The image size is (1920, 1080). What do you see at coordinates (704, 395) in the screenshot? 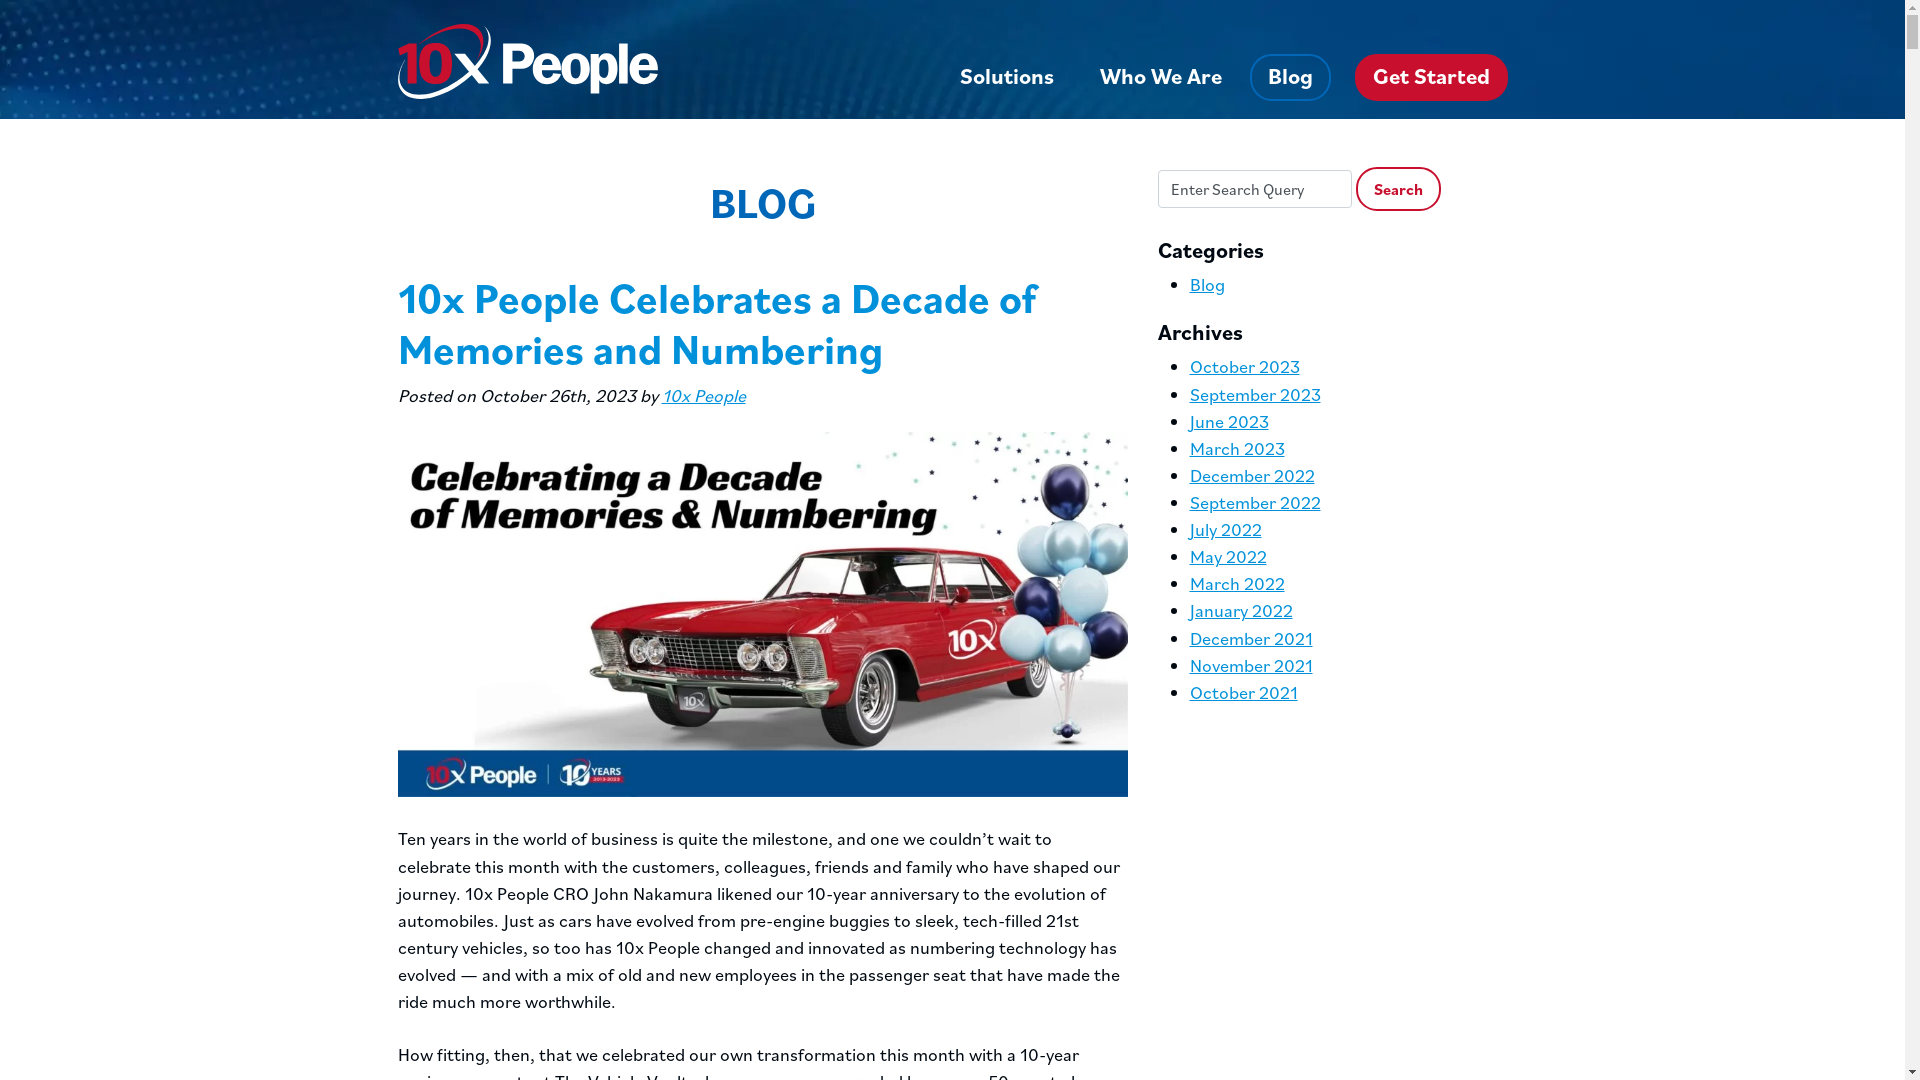
I see `'10x People'` at bounding box center [704, 395].